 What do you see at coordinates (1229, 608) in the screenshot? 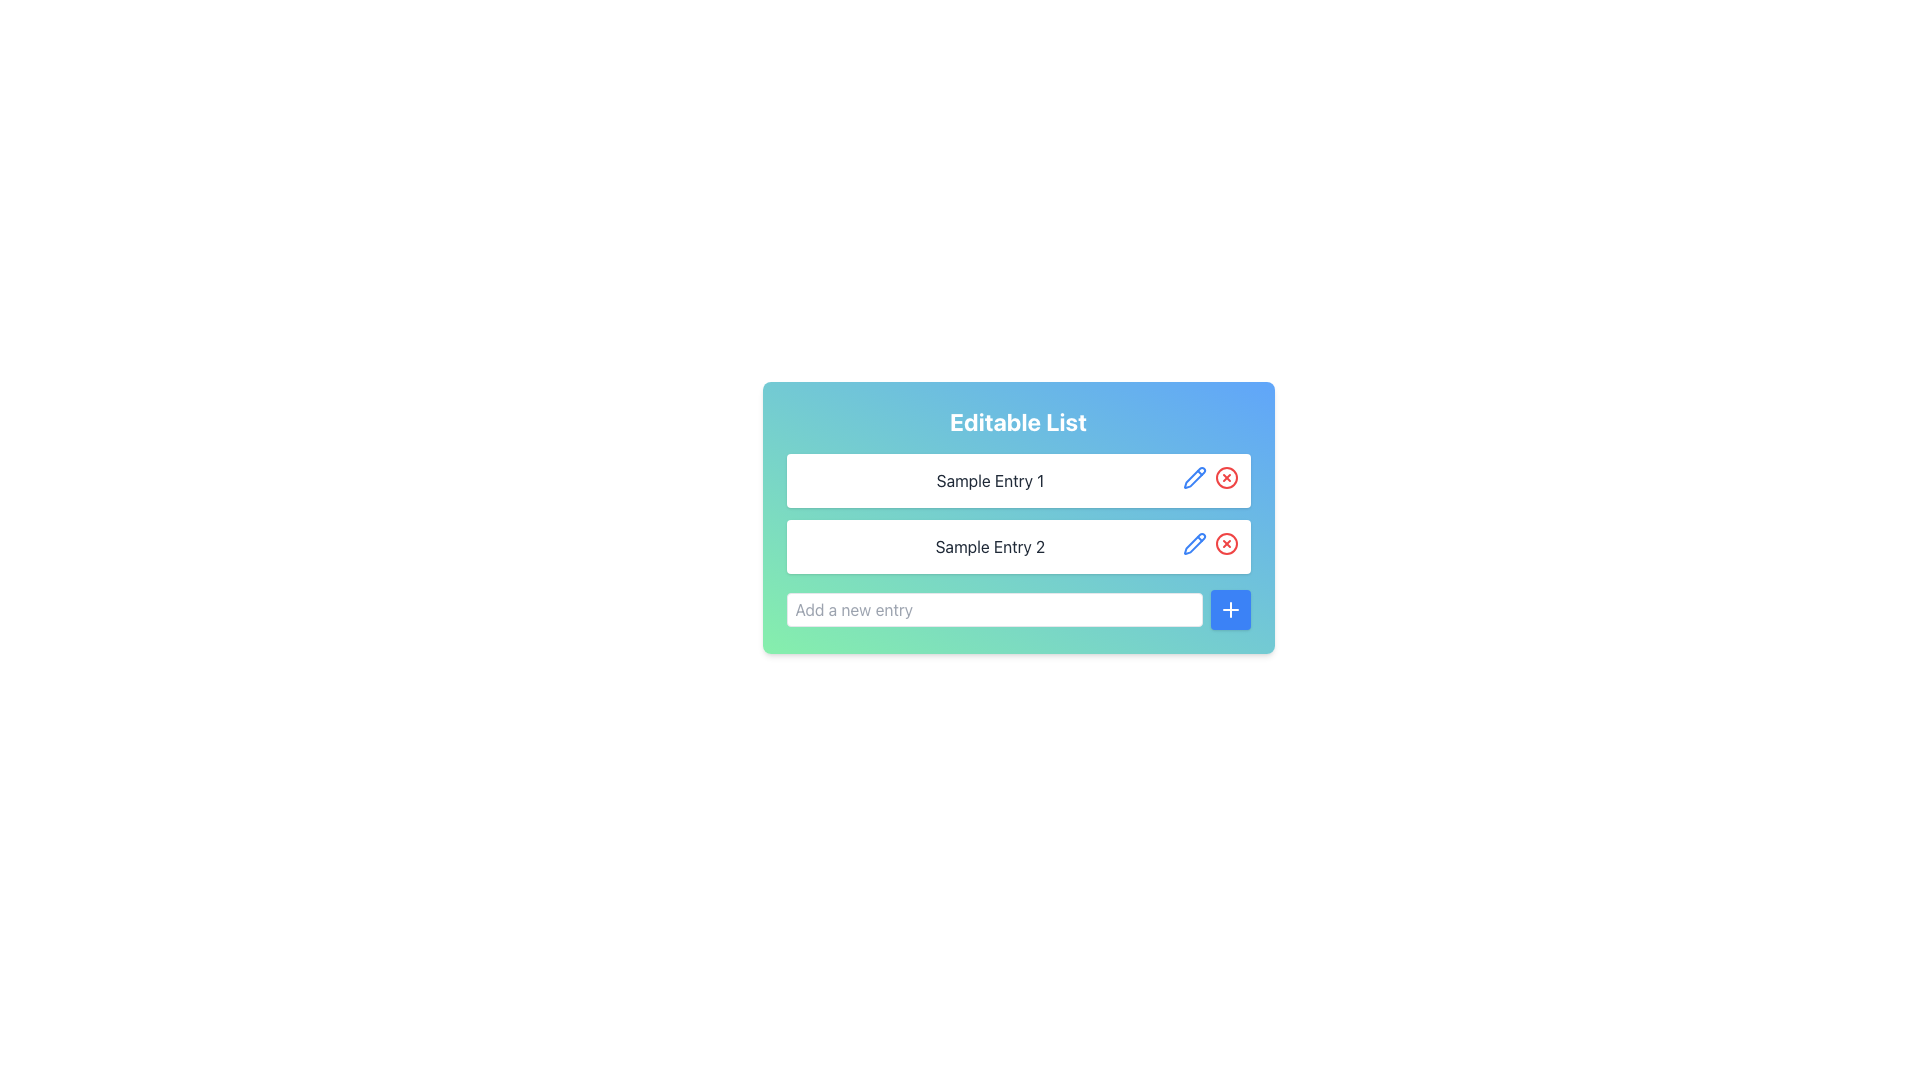
I see `the 'Add a new entry' button located to the right of the corresponding text input field` at bounding box center [1229, 608].